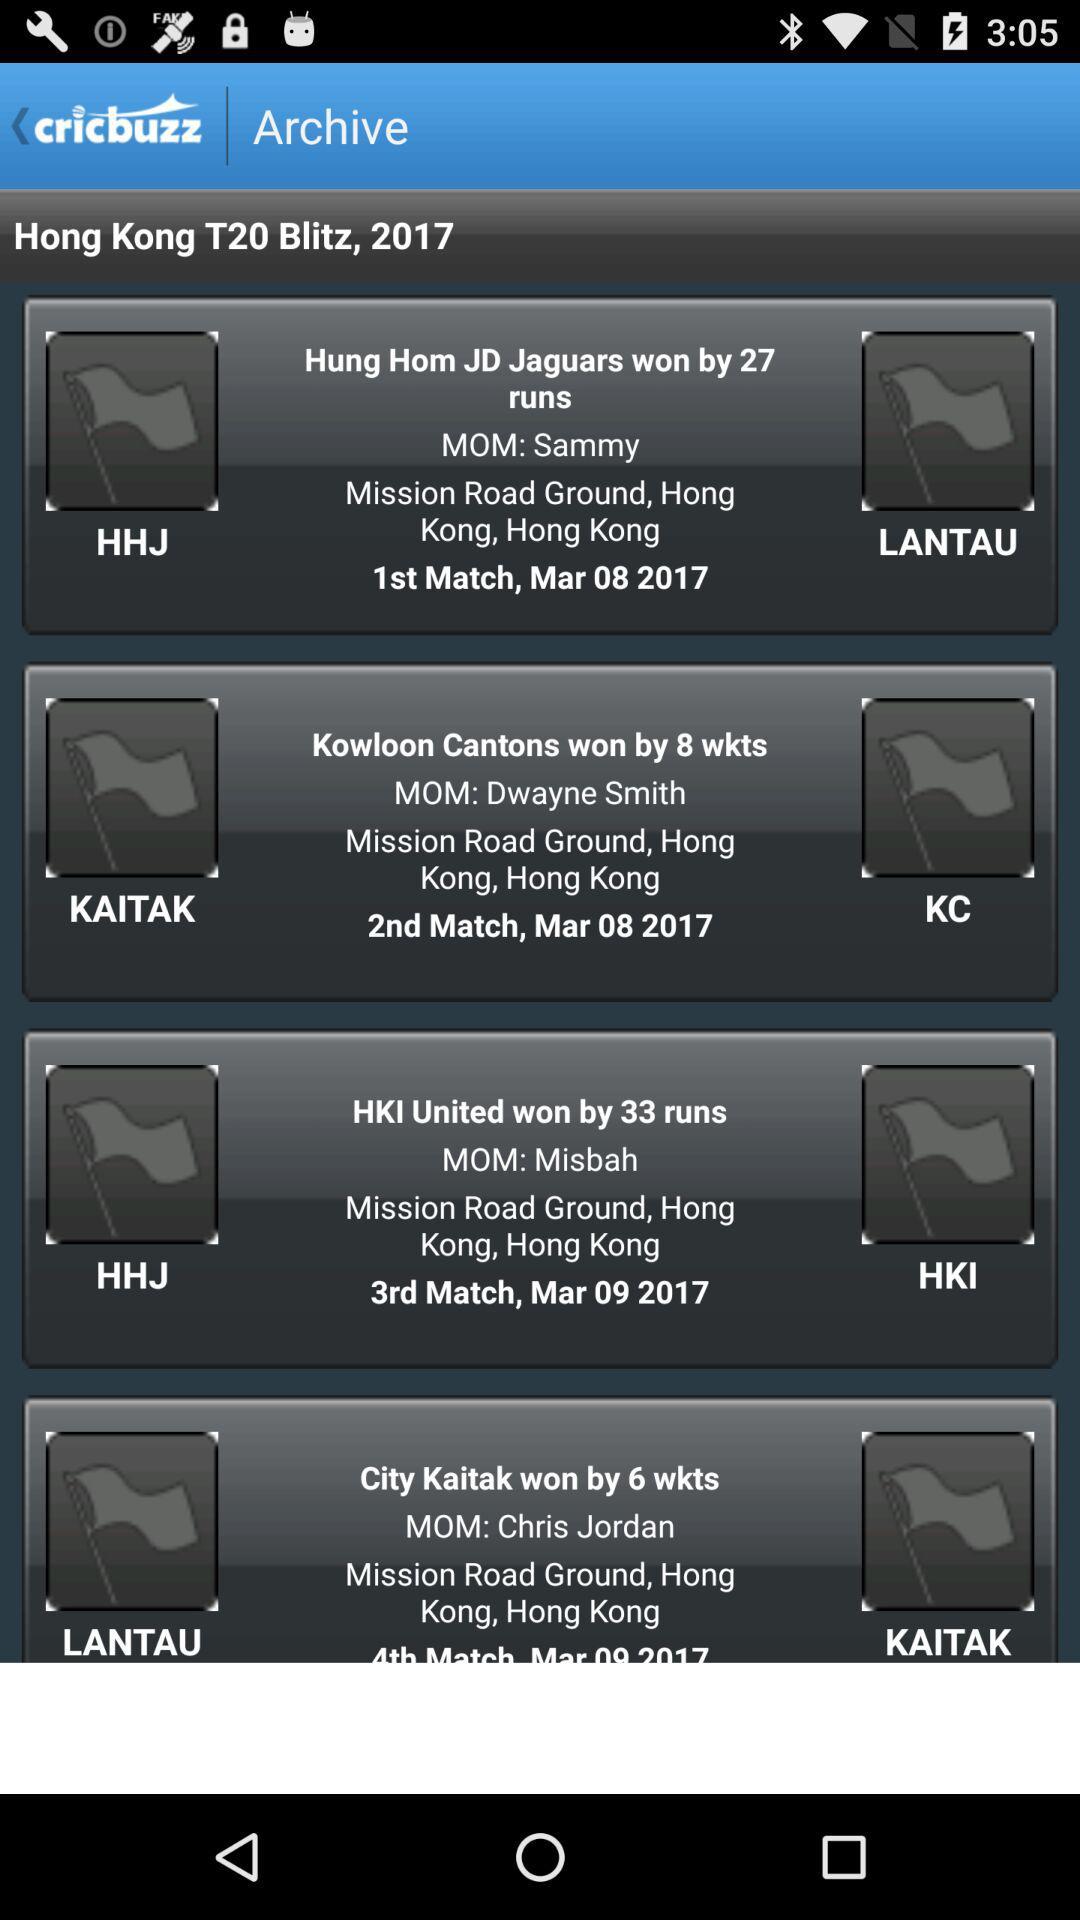 The width and height of the screenshot is (1080, 1920). Describe the element at coordinates (540, 377) in the screenshot. I see `the hung hom jd` at that location.